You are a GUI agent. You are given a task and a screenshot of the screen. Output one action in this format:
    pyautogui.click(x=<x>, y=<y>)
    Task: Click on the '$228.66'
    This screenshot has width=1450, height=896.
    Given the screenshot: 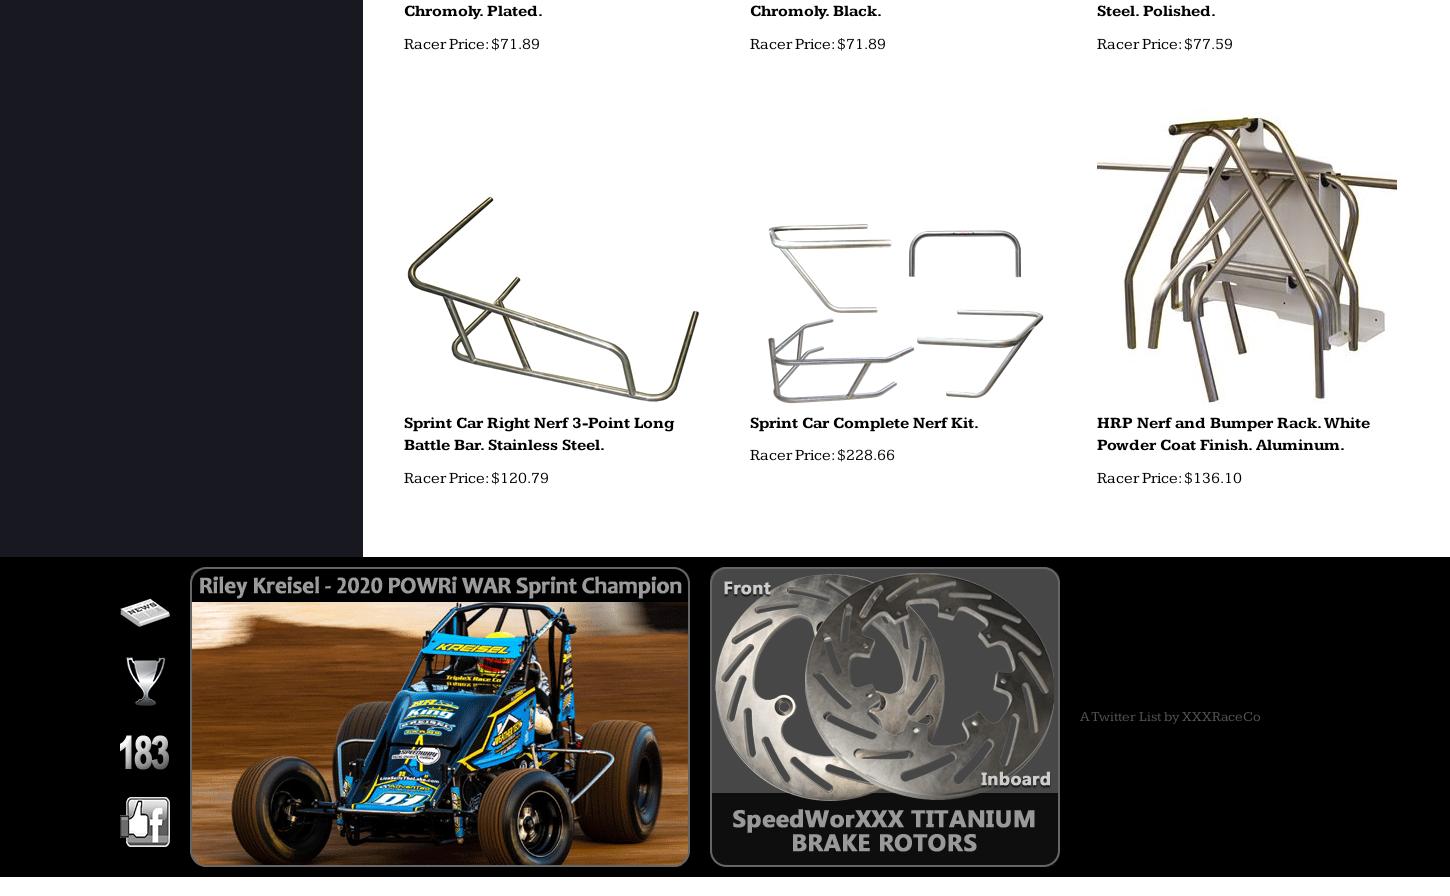 What is the action you would take?
    pyautogui.click(x=863, y=455)
    